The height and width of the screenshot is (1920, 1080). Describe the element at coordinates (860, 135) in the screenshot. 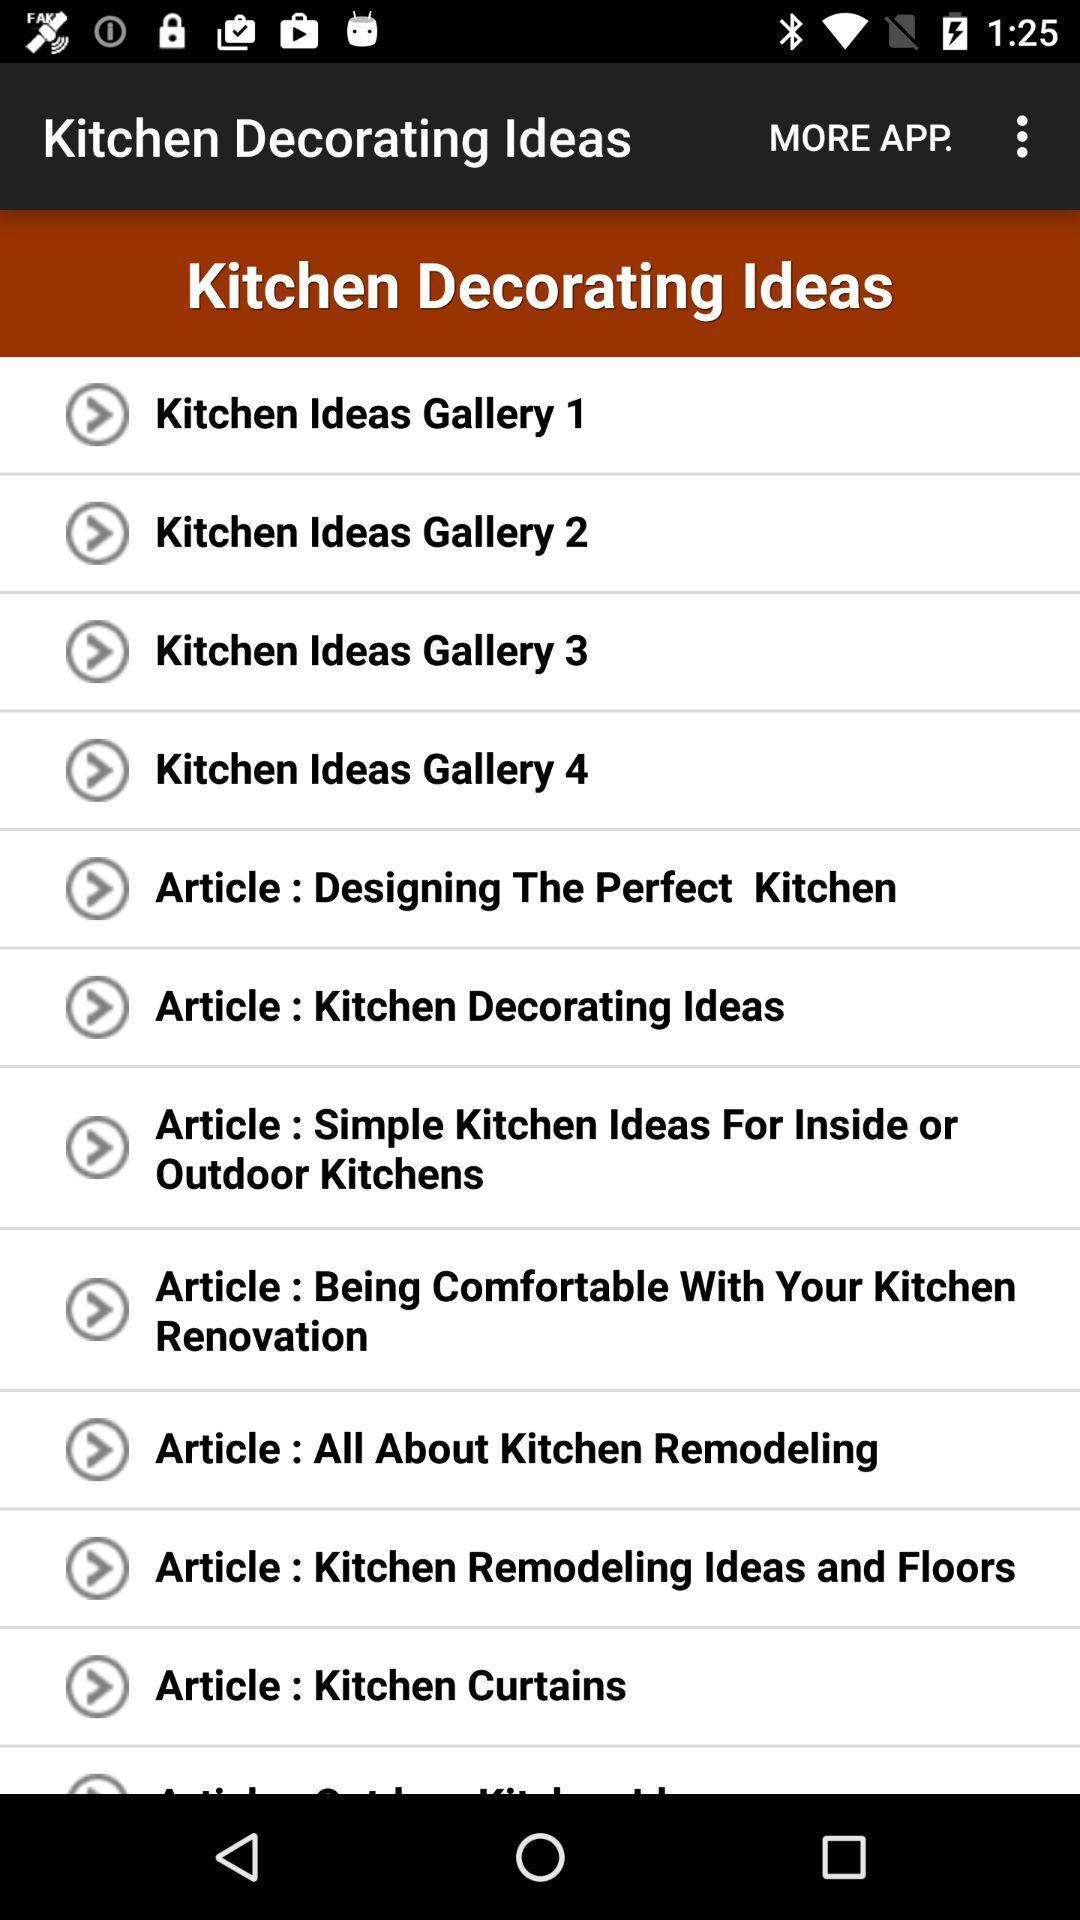

I see `the app above the kitchen decorating ideas icon` at that location.